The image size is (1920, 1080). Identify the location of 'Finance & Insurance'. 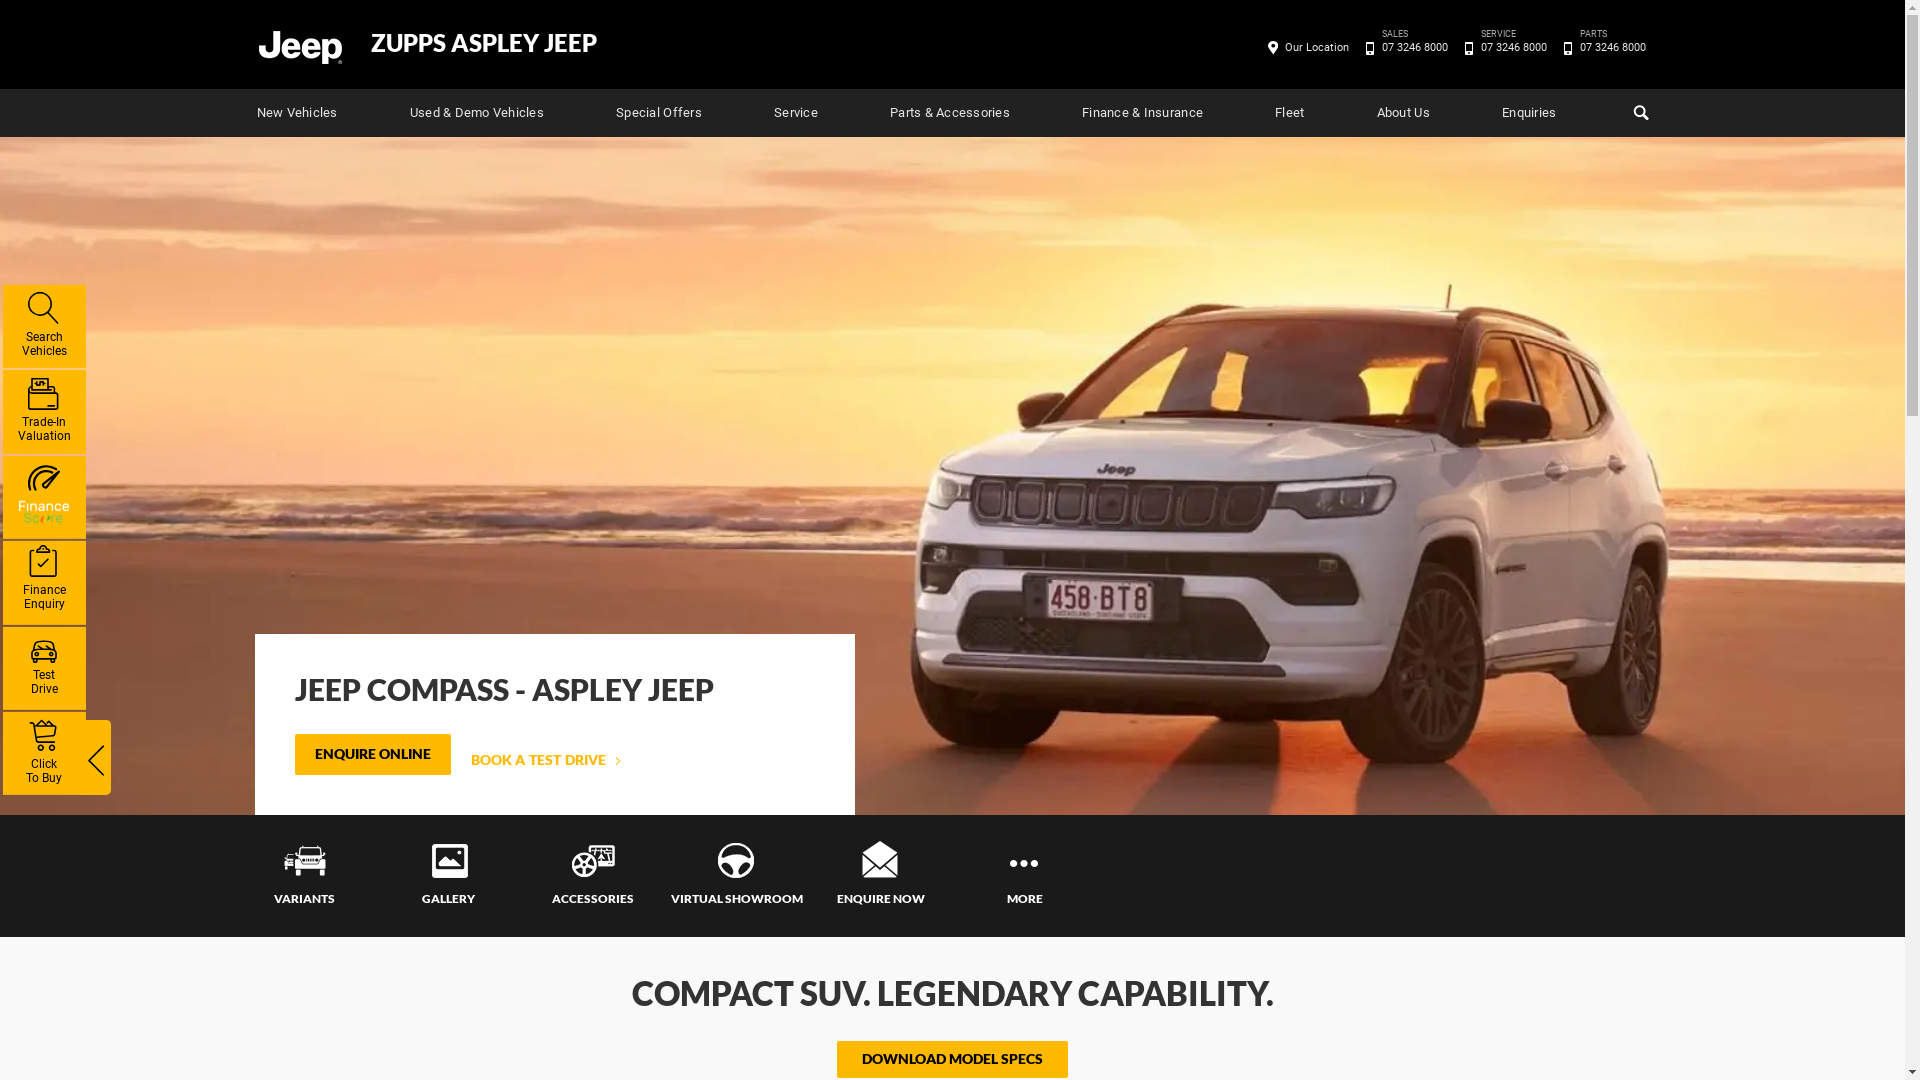
(1142, 112).